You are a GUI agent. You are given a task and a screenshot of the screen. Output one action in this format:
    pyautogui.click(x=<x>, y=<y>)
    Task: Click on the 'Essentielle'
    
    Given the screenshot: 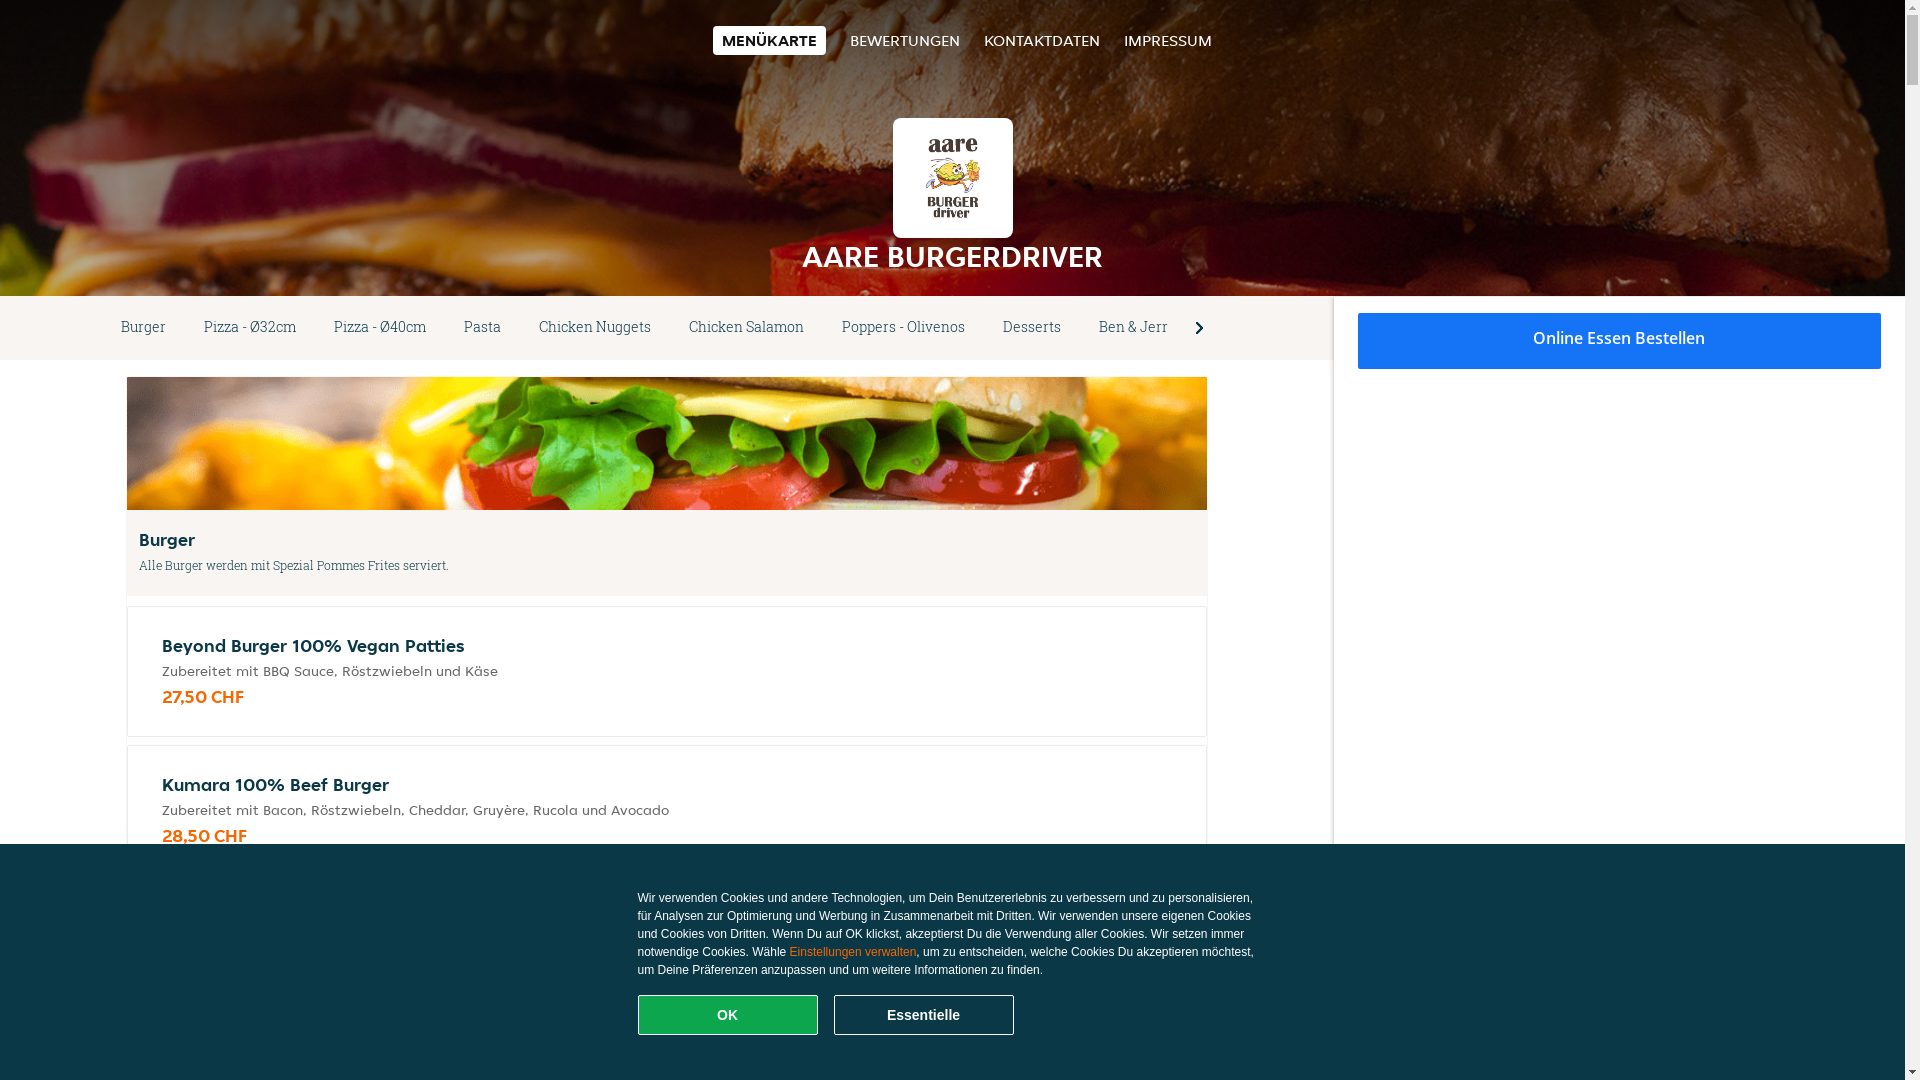 What is the action you would take?
    pyautogui.click(x=834, y=1014)
    